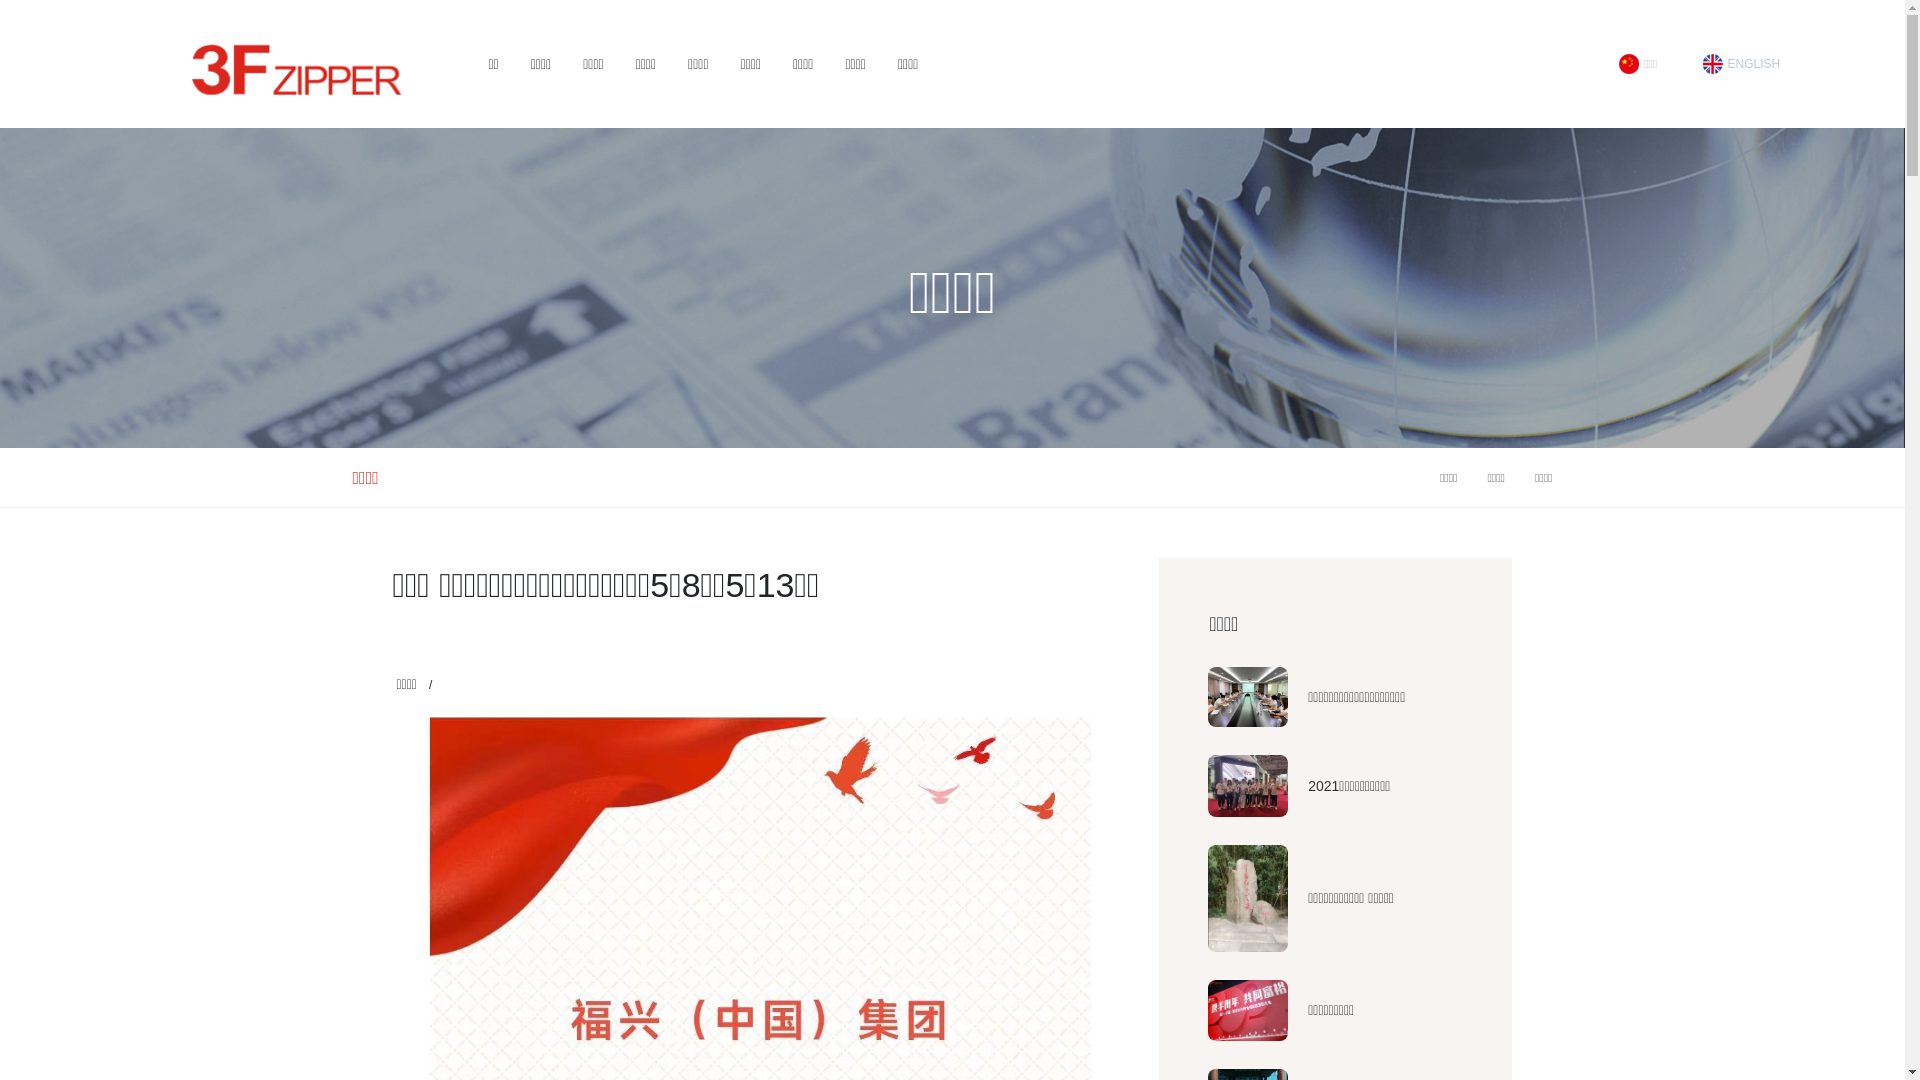 This screenshot has height=1080, width=1920. I want to click on 'ENGLISH', so click(1741, 63).